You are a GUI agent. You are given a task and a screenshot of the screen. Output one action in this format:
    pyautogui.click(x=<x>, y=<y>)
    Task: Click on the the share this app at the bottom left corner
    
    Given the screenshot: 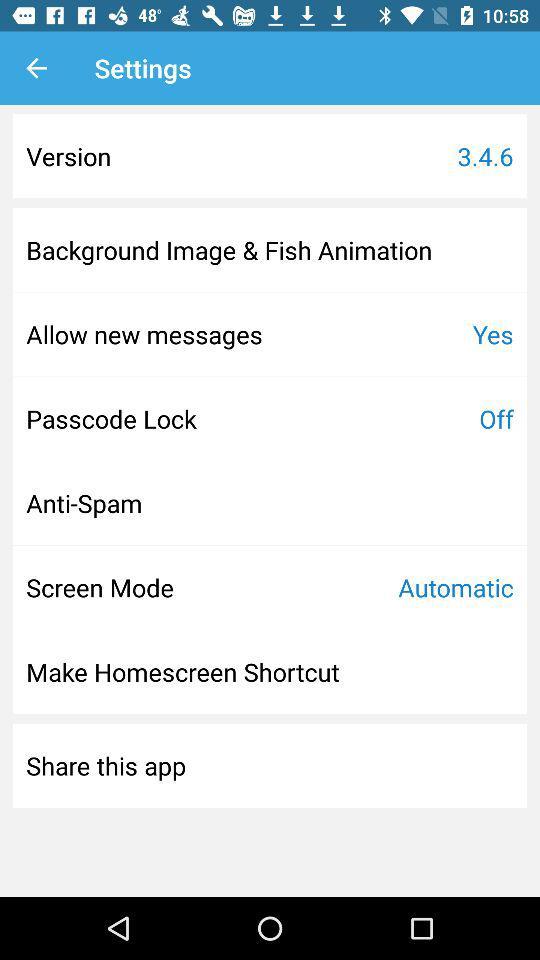 What is the action you would take?
    pyautogui.click(x=106, y=764)
    